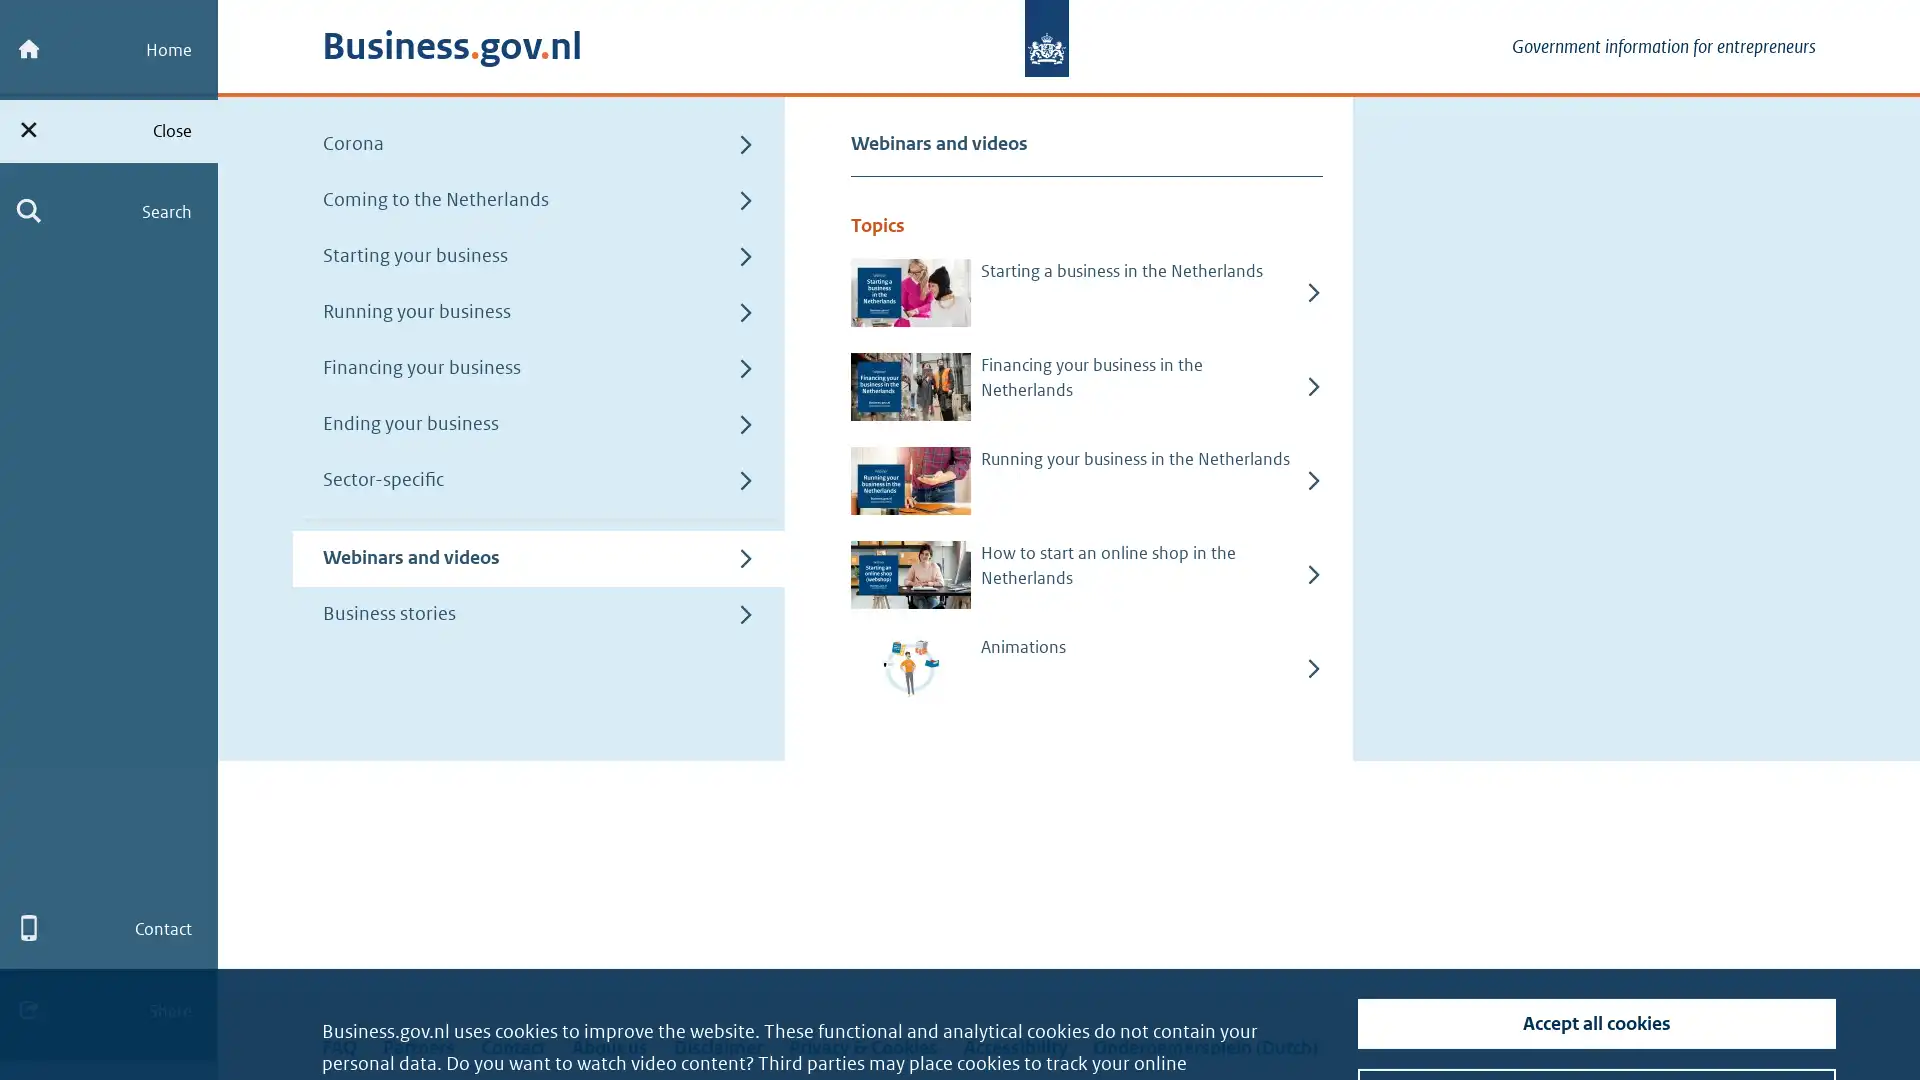 The width and height of the screenshot is (1920, 1080). Describe the element at coordinates (1596, 944) in the screenshot. I see `Accept all cookies` at that location.